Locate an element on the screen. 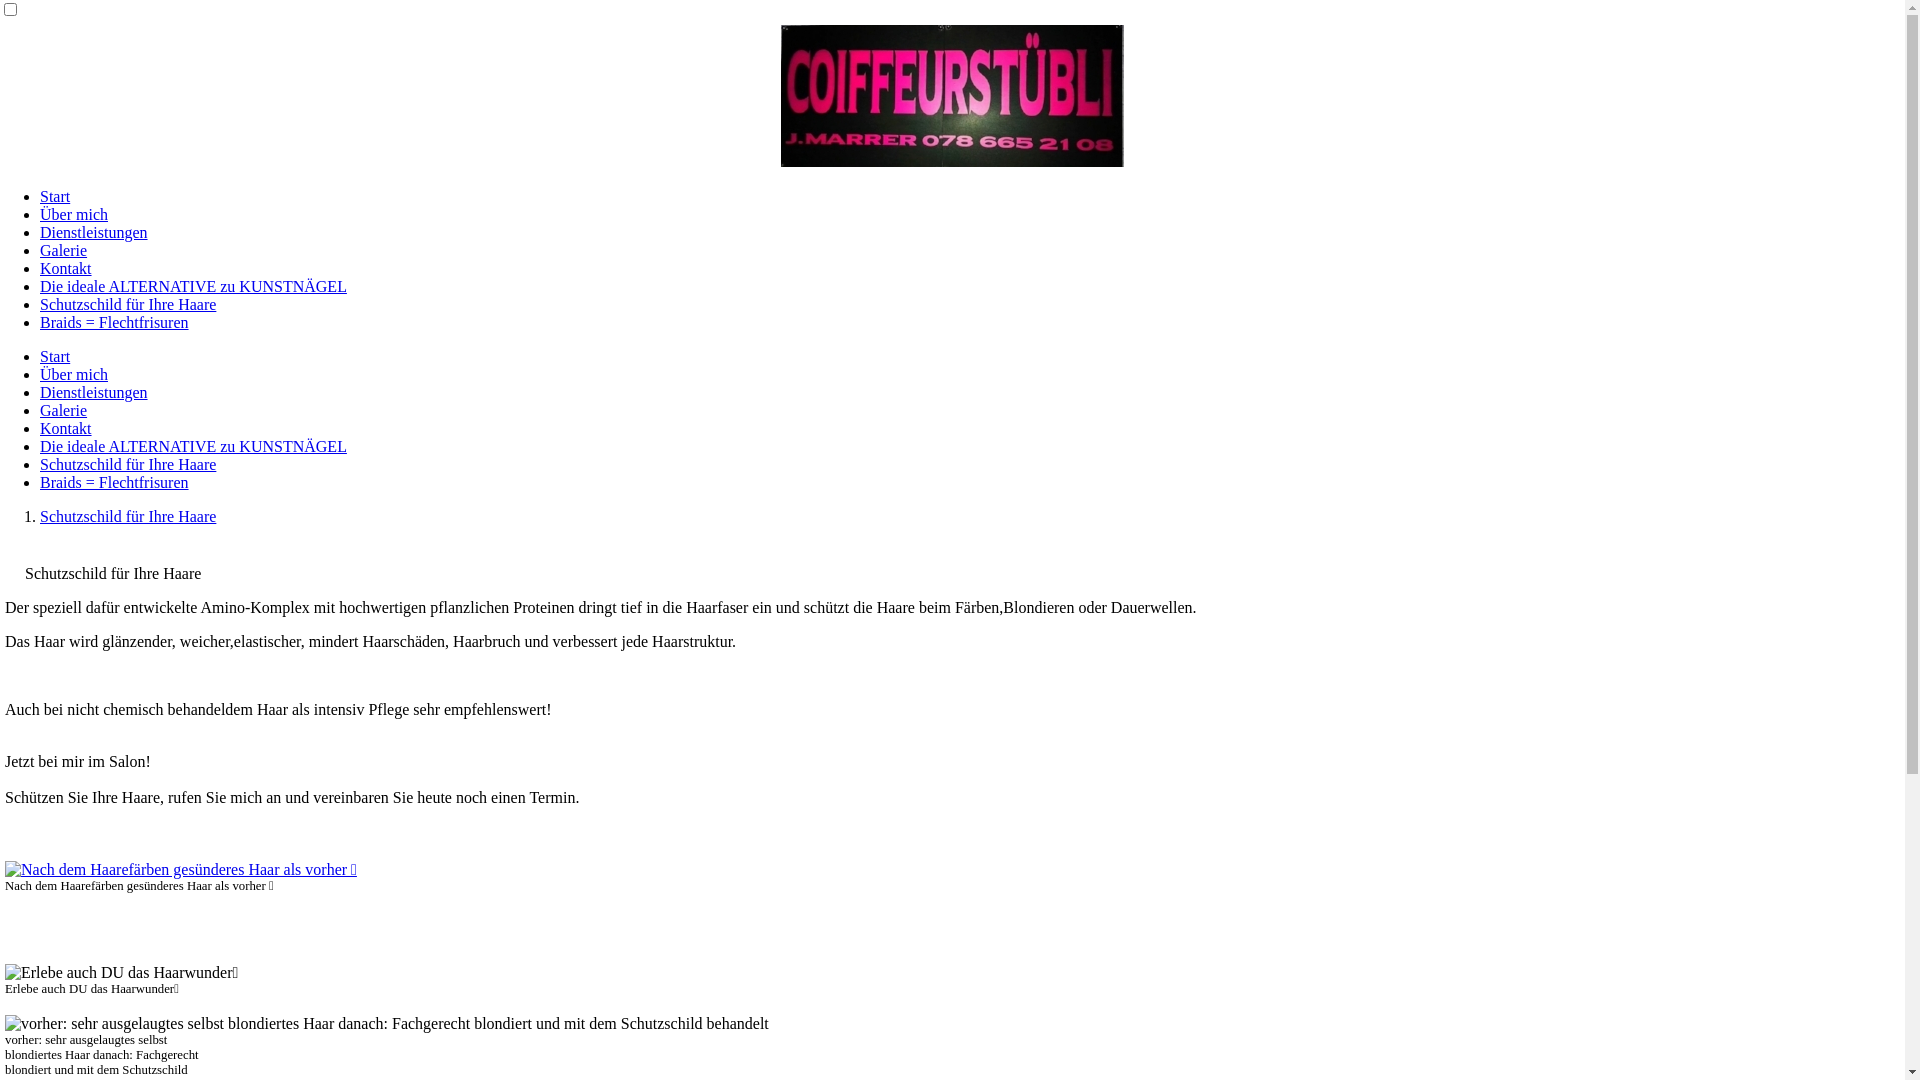  'Start' is located at coordinates (54, 355).